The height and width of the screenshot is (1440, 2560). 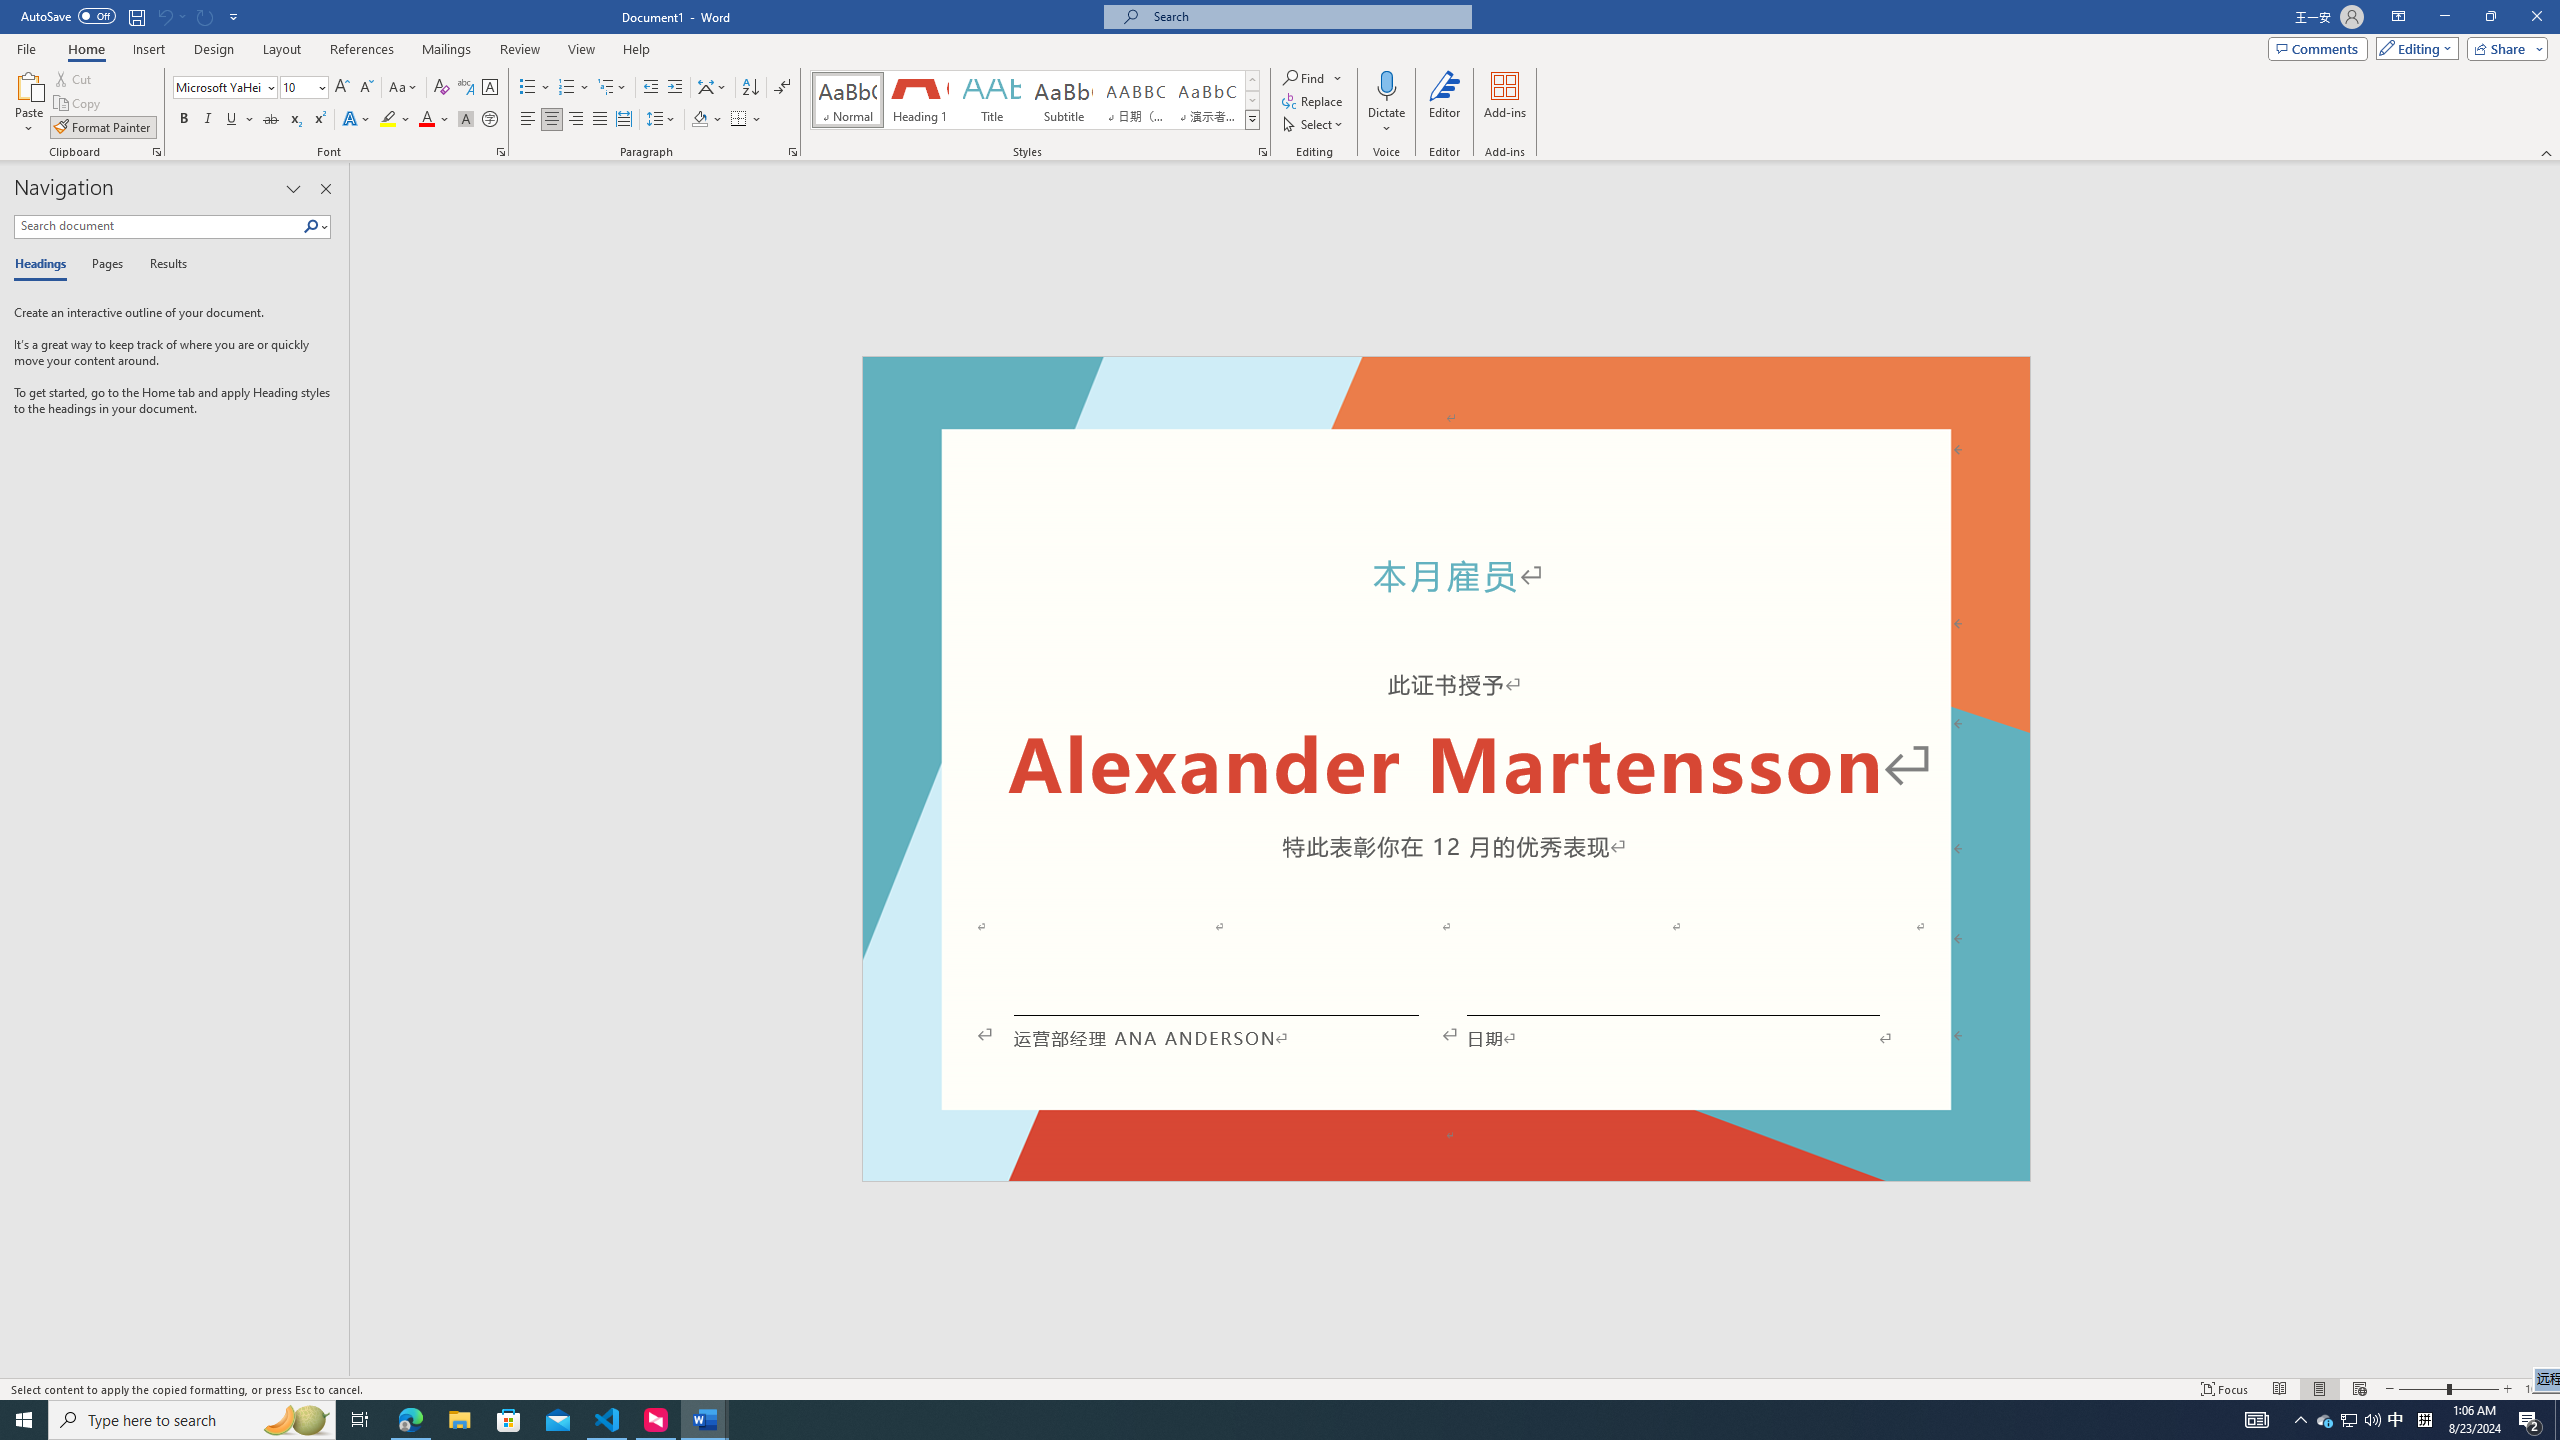 I want to click on 'Shading', so click(x=706, y=118).